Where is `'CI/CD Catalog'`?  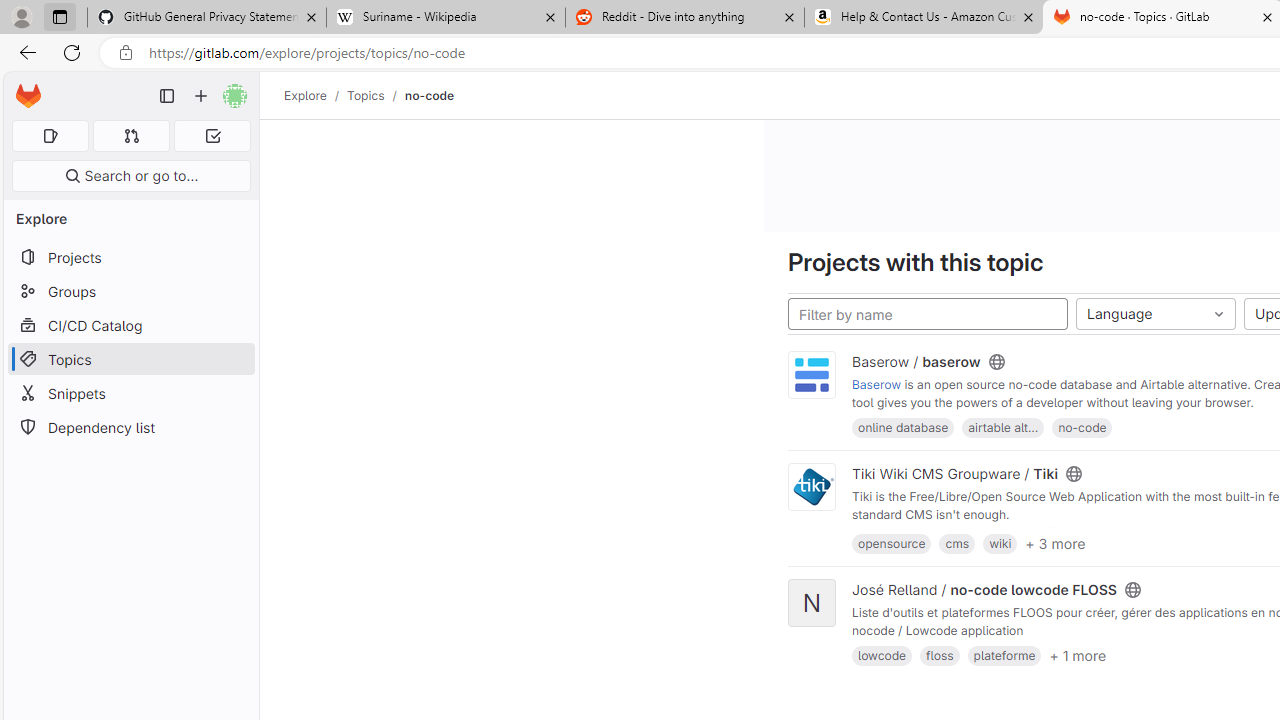
'CI/CD Catalog' is located at coordinates (130, 324).